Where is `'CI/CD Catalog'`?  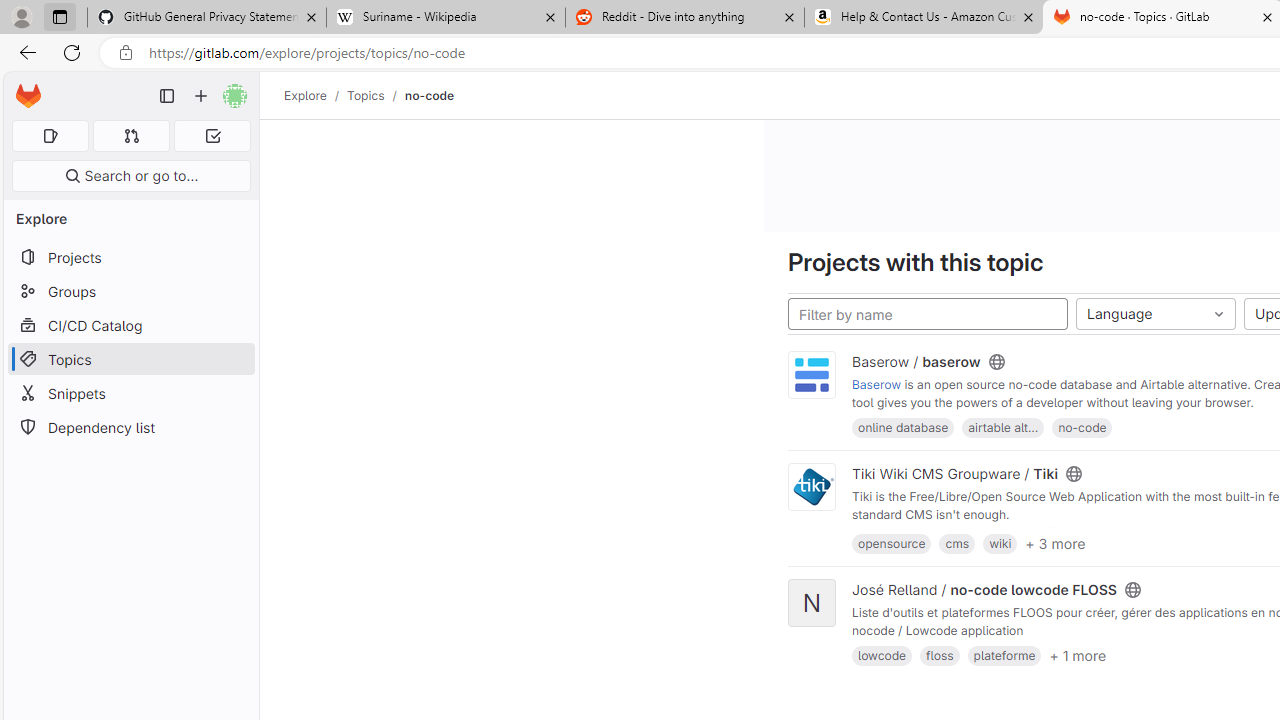
'CI/CD Catalog' is located at coordinates (130, 324).